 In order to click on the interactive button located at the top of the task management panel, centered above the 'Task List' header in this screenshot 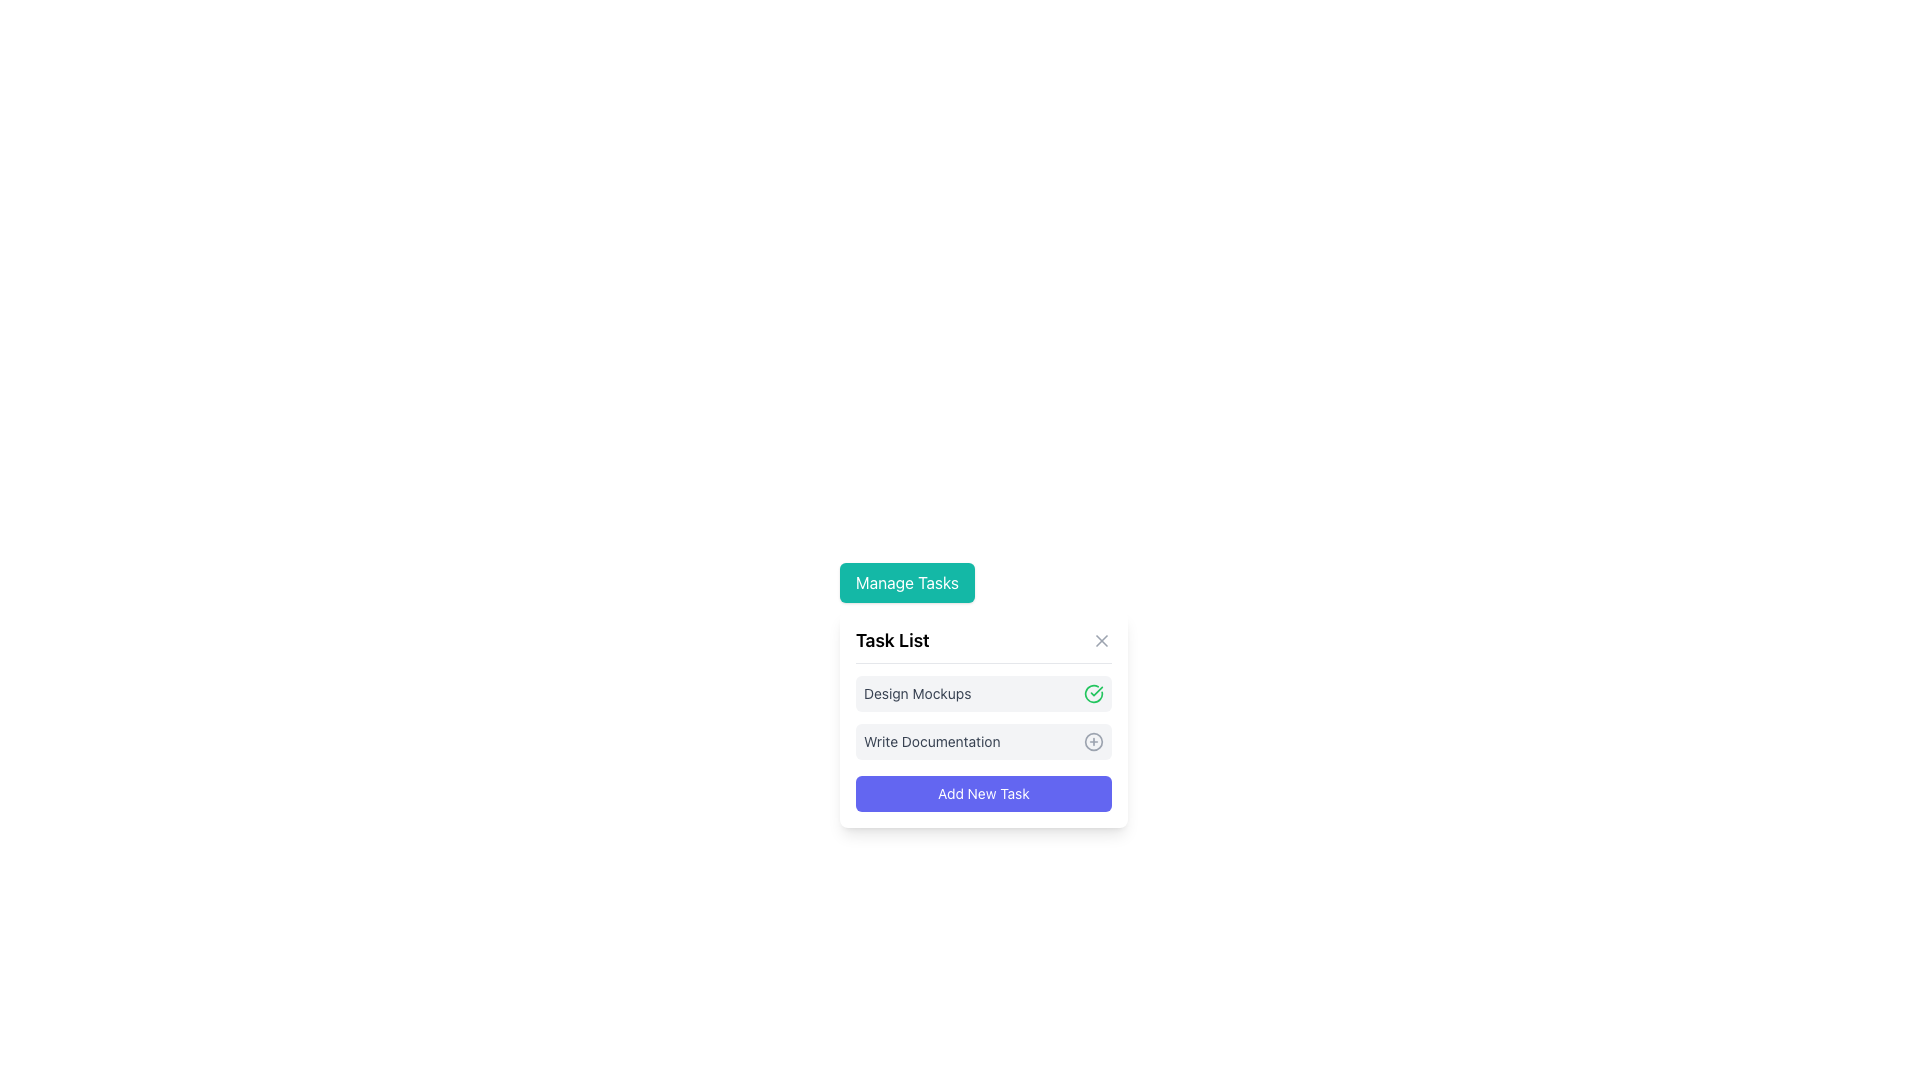, I will do `click(906, 582)`.